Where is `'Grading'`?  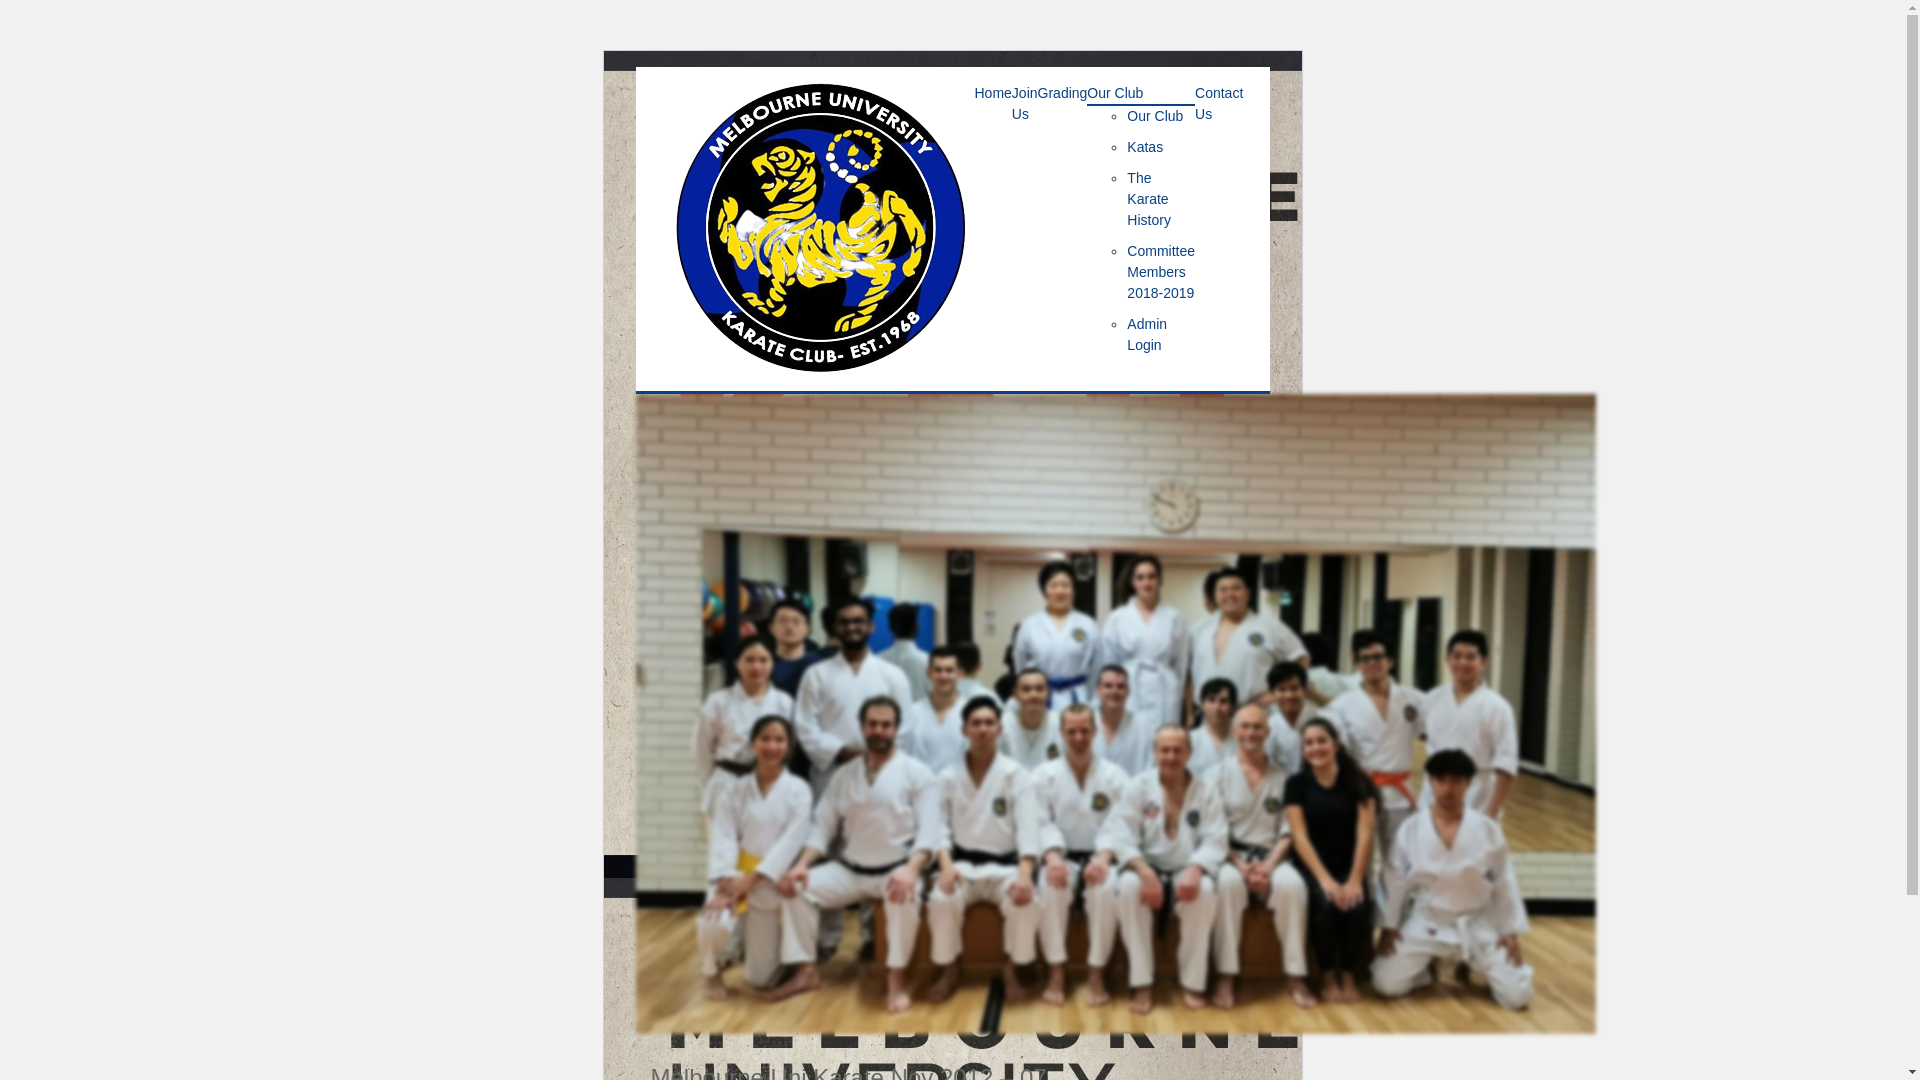 'Grading' is located at coordinates (1061, 92).